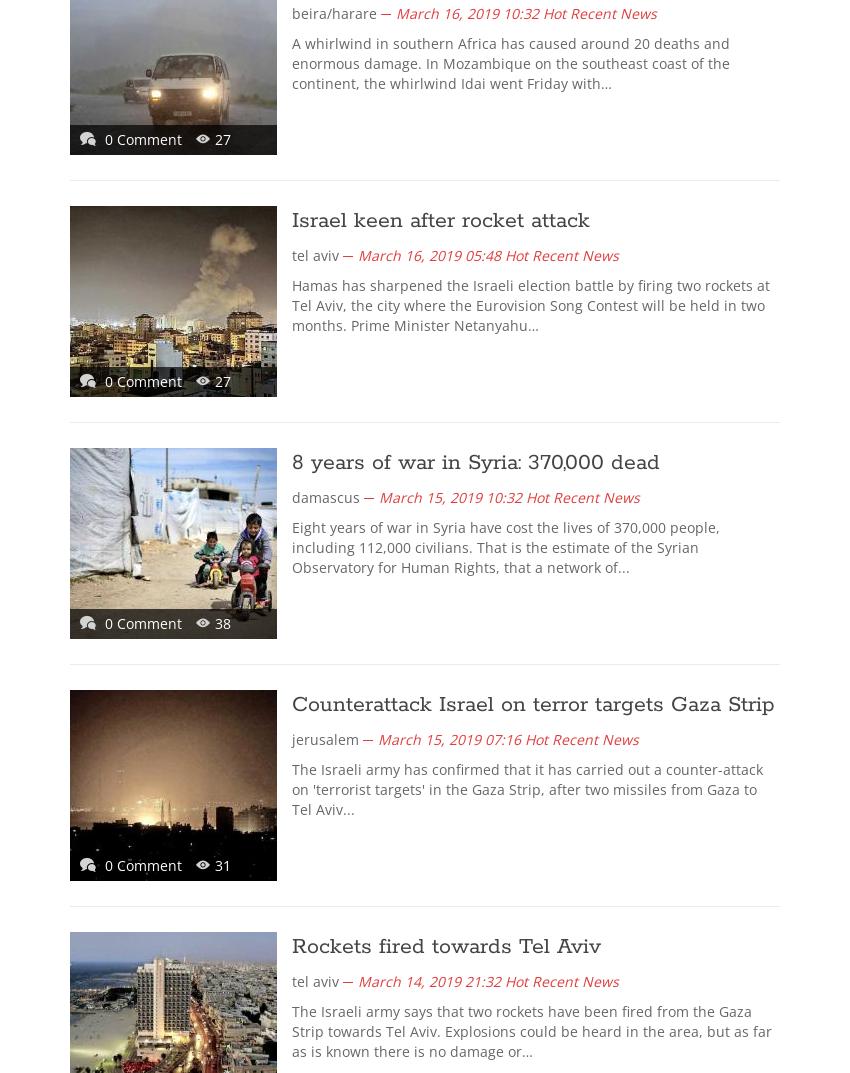 The image size is (850, 1073). What do you see at coordinates (428, 980) in the screenshot?
I see `'March 14, 2019 21:32'` at bounding box center [428, 980].